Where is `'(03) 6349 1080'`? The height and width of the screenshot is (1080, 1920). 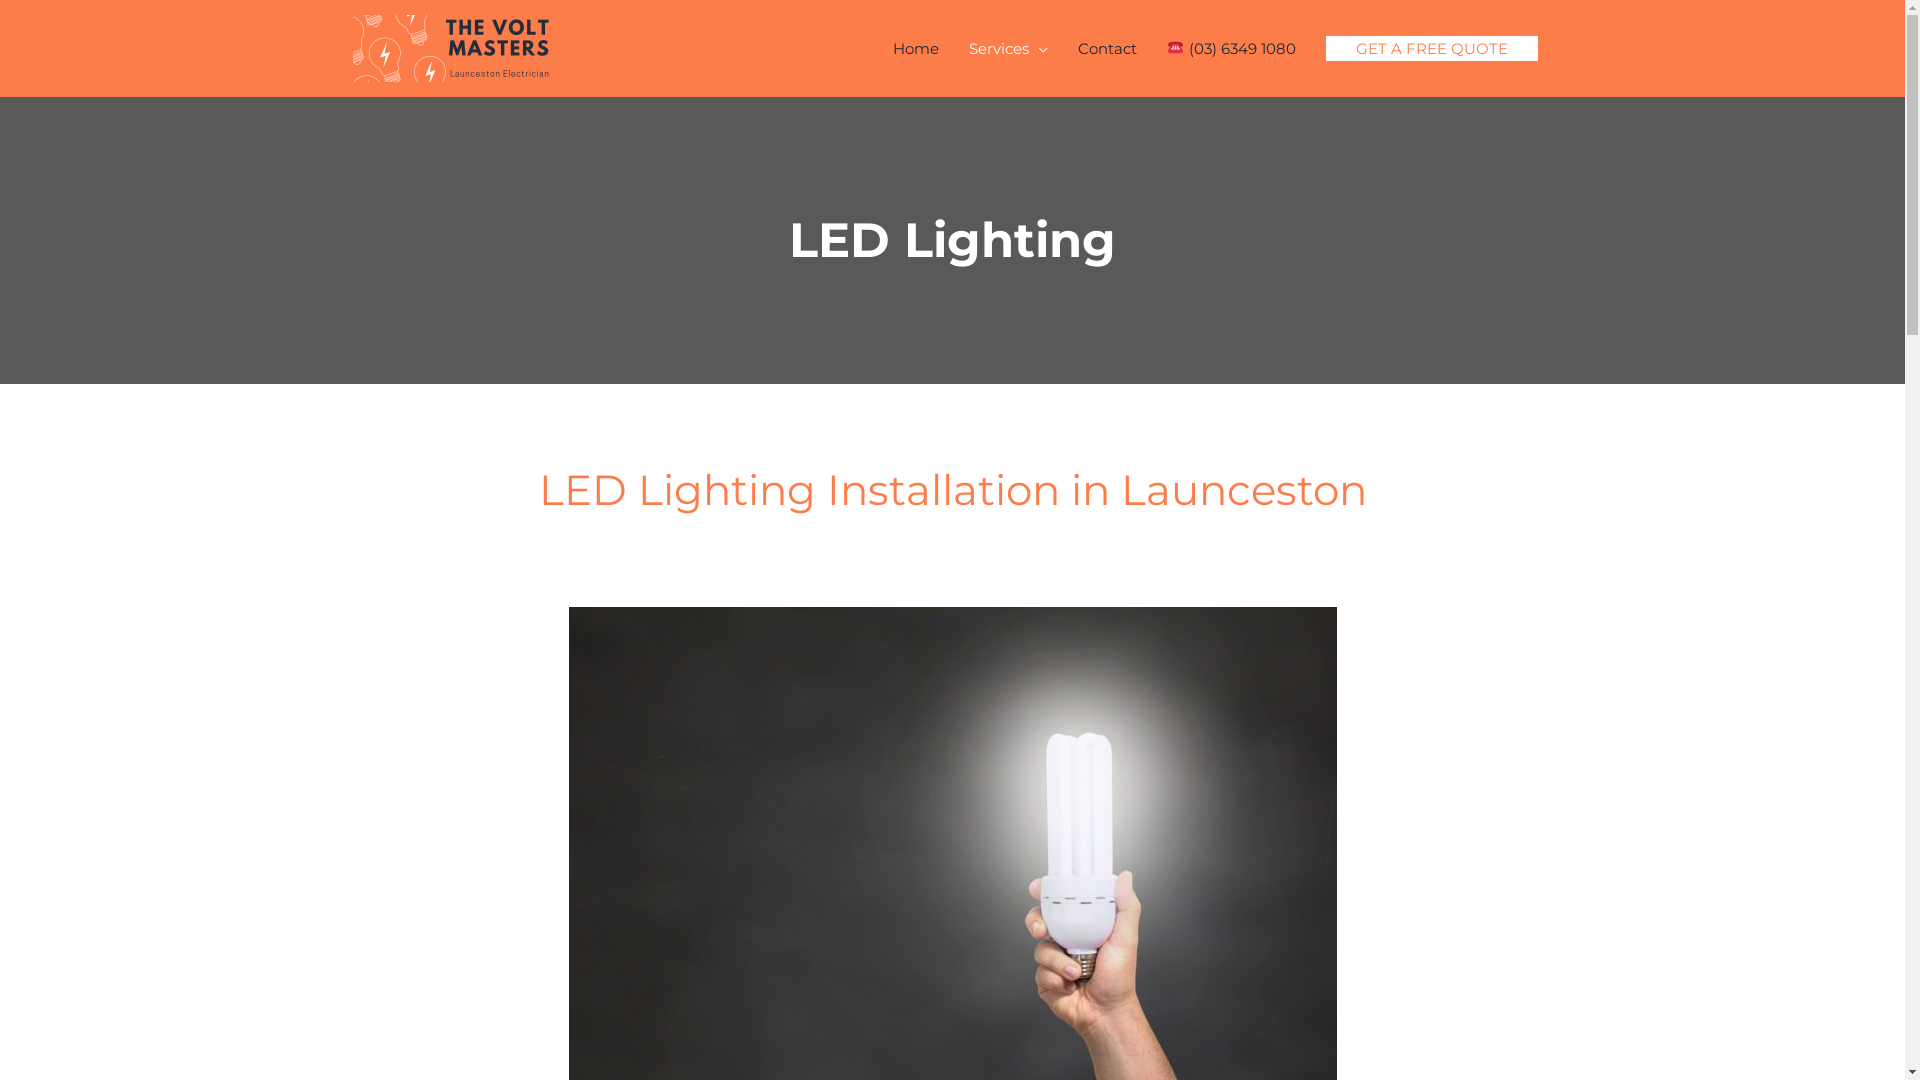
'(03) 6349 1080' is located at coordinates (1229, 46).